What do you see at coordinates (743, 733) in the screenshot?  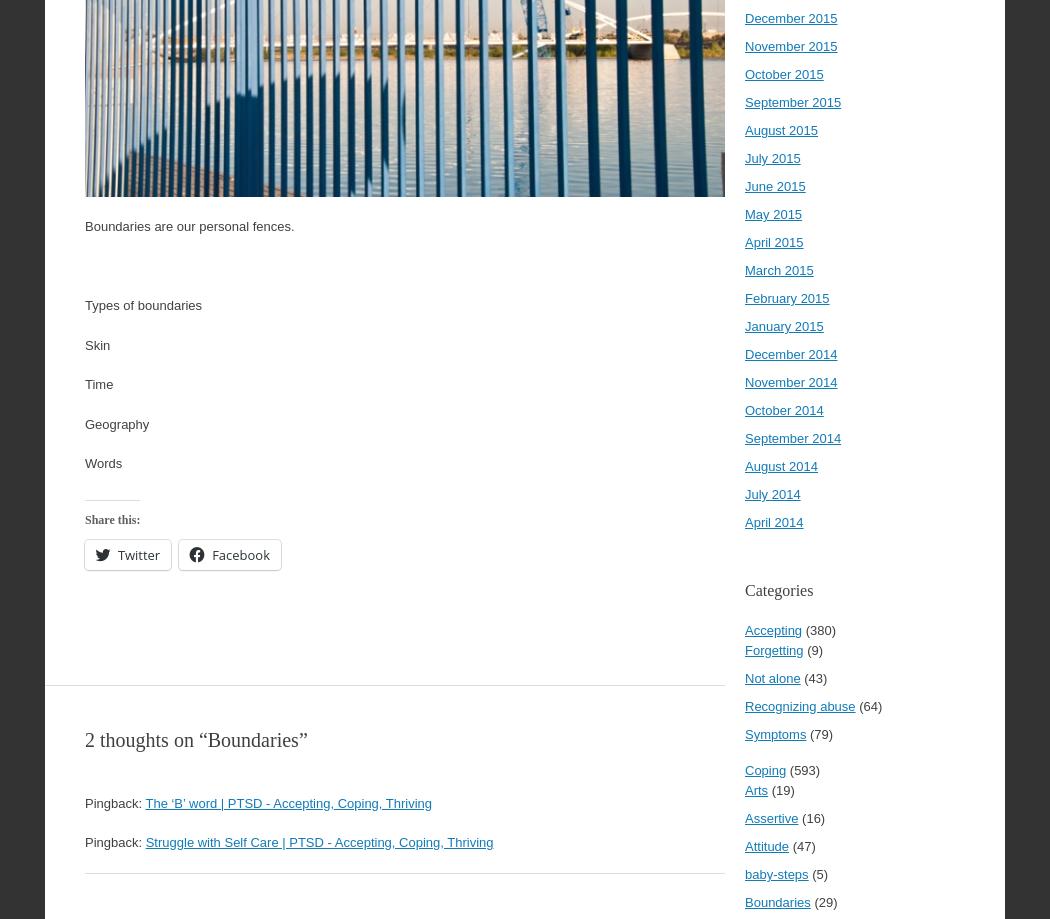 I see `'Symptoms'` at bounding box center [743, 733].